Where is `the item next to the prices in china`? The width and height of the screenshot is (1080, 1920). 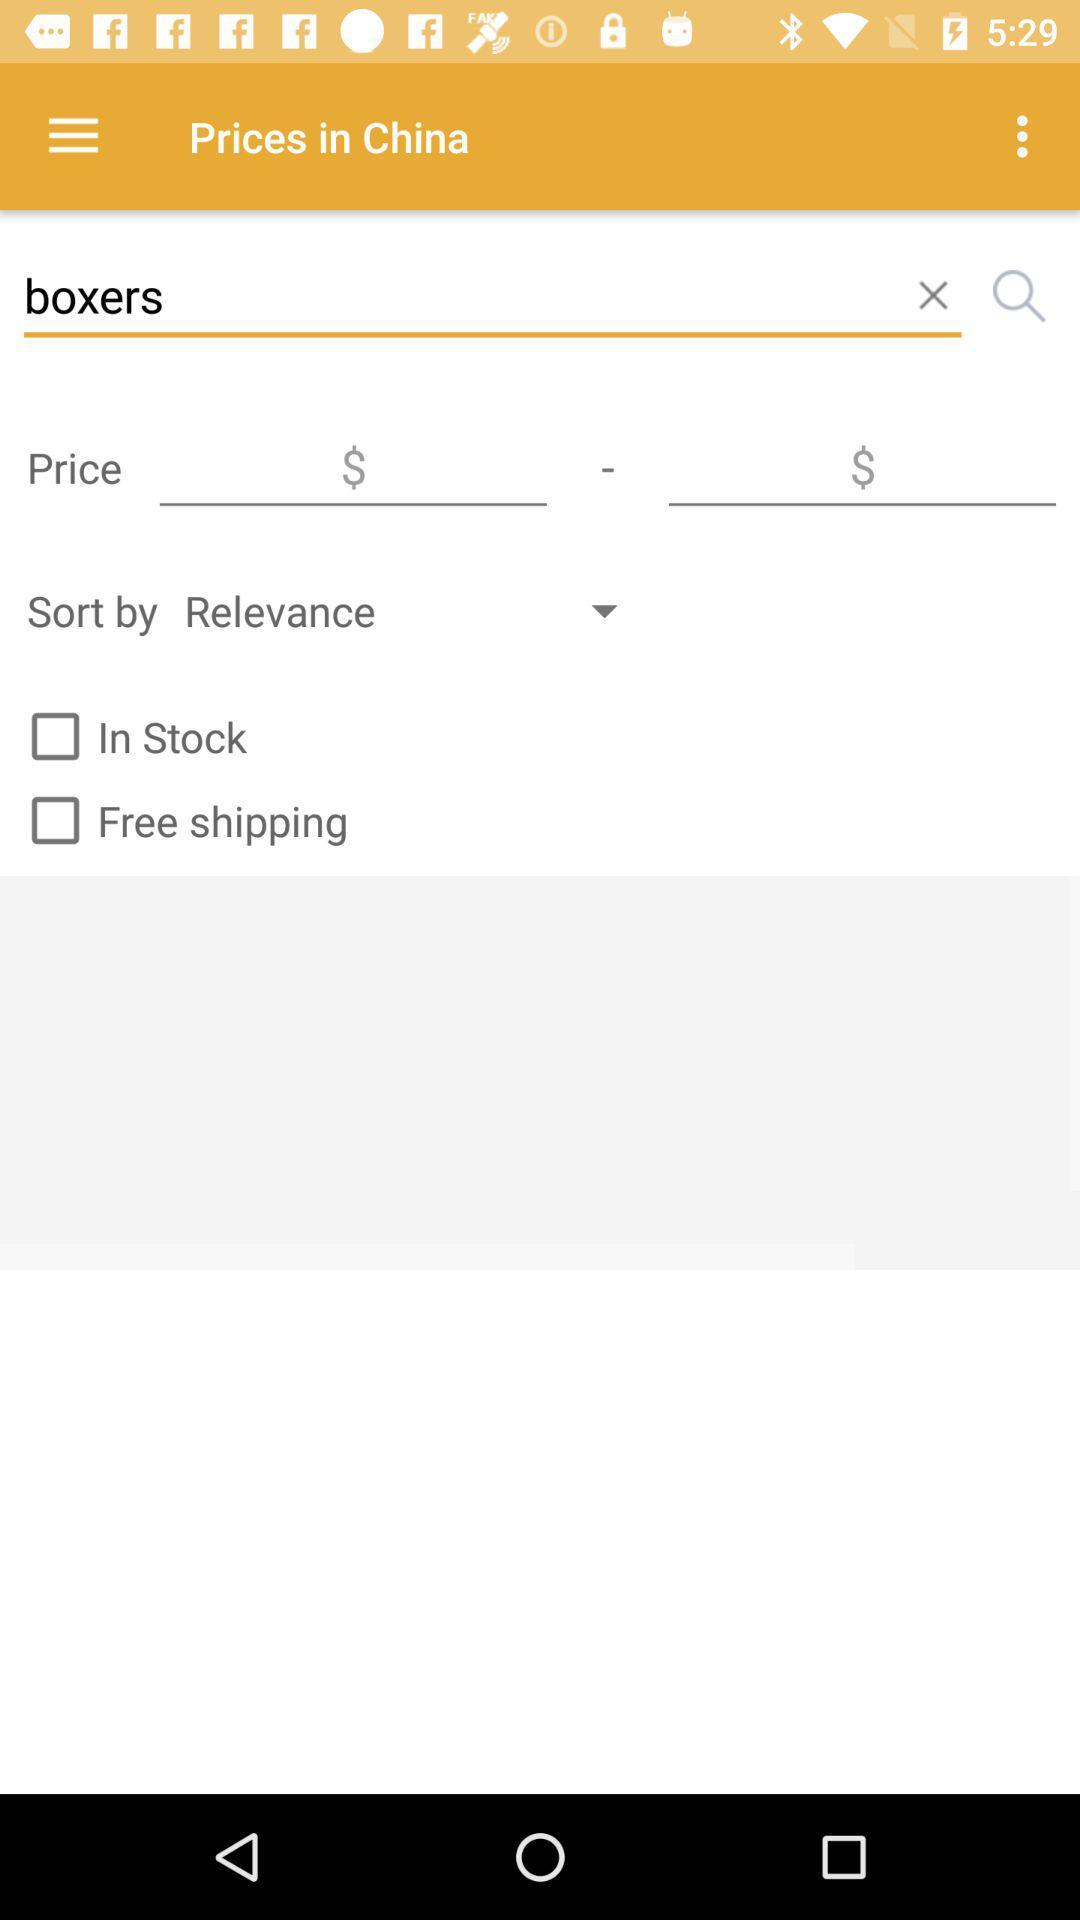
the item next to the prices in china is located at coordinates (1027, 135).